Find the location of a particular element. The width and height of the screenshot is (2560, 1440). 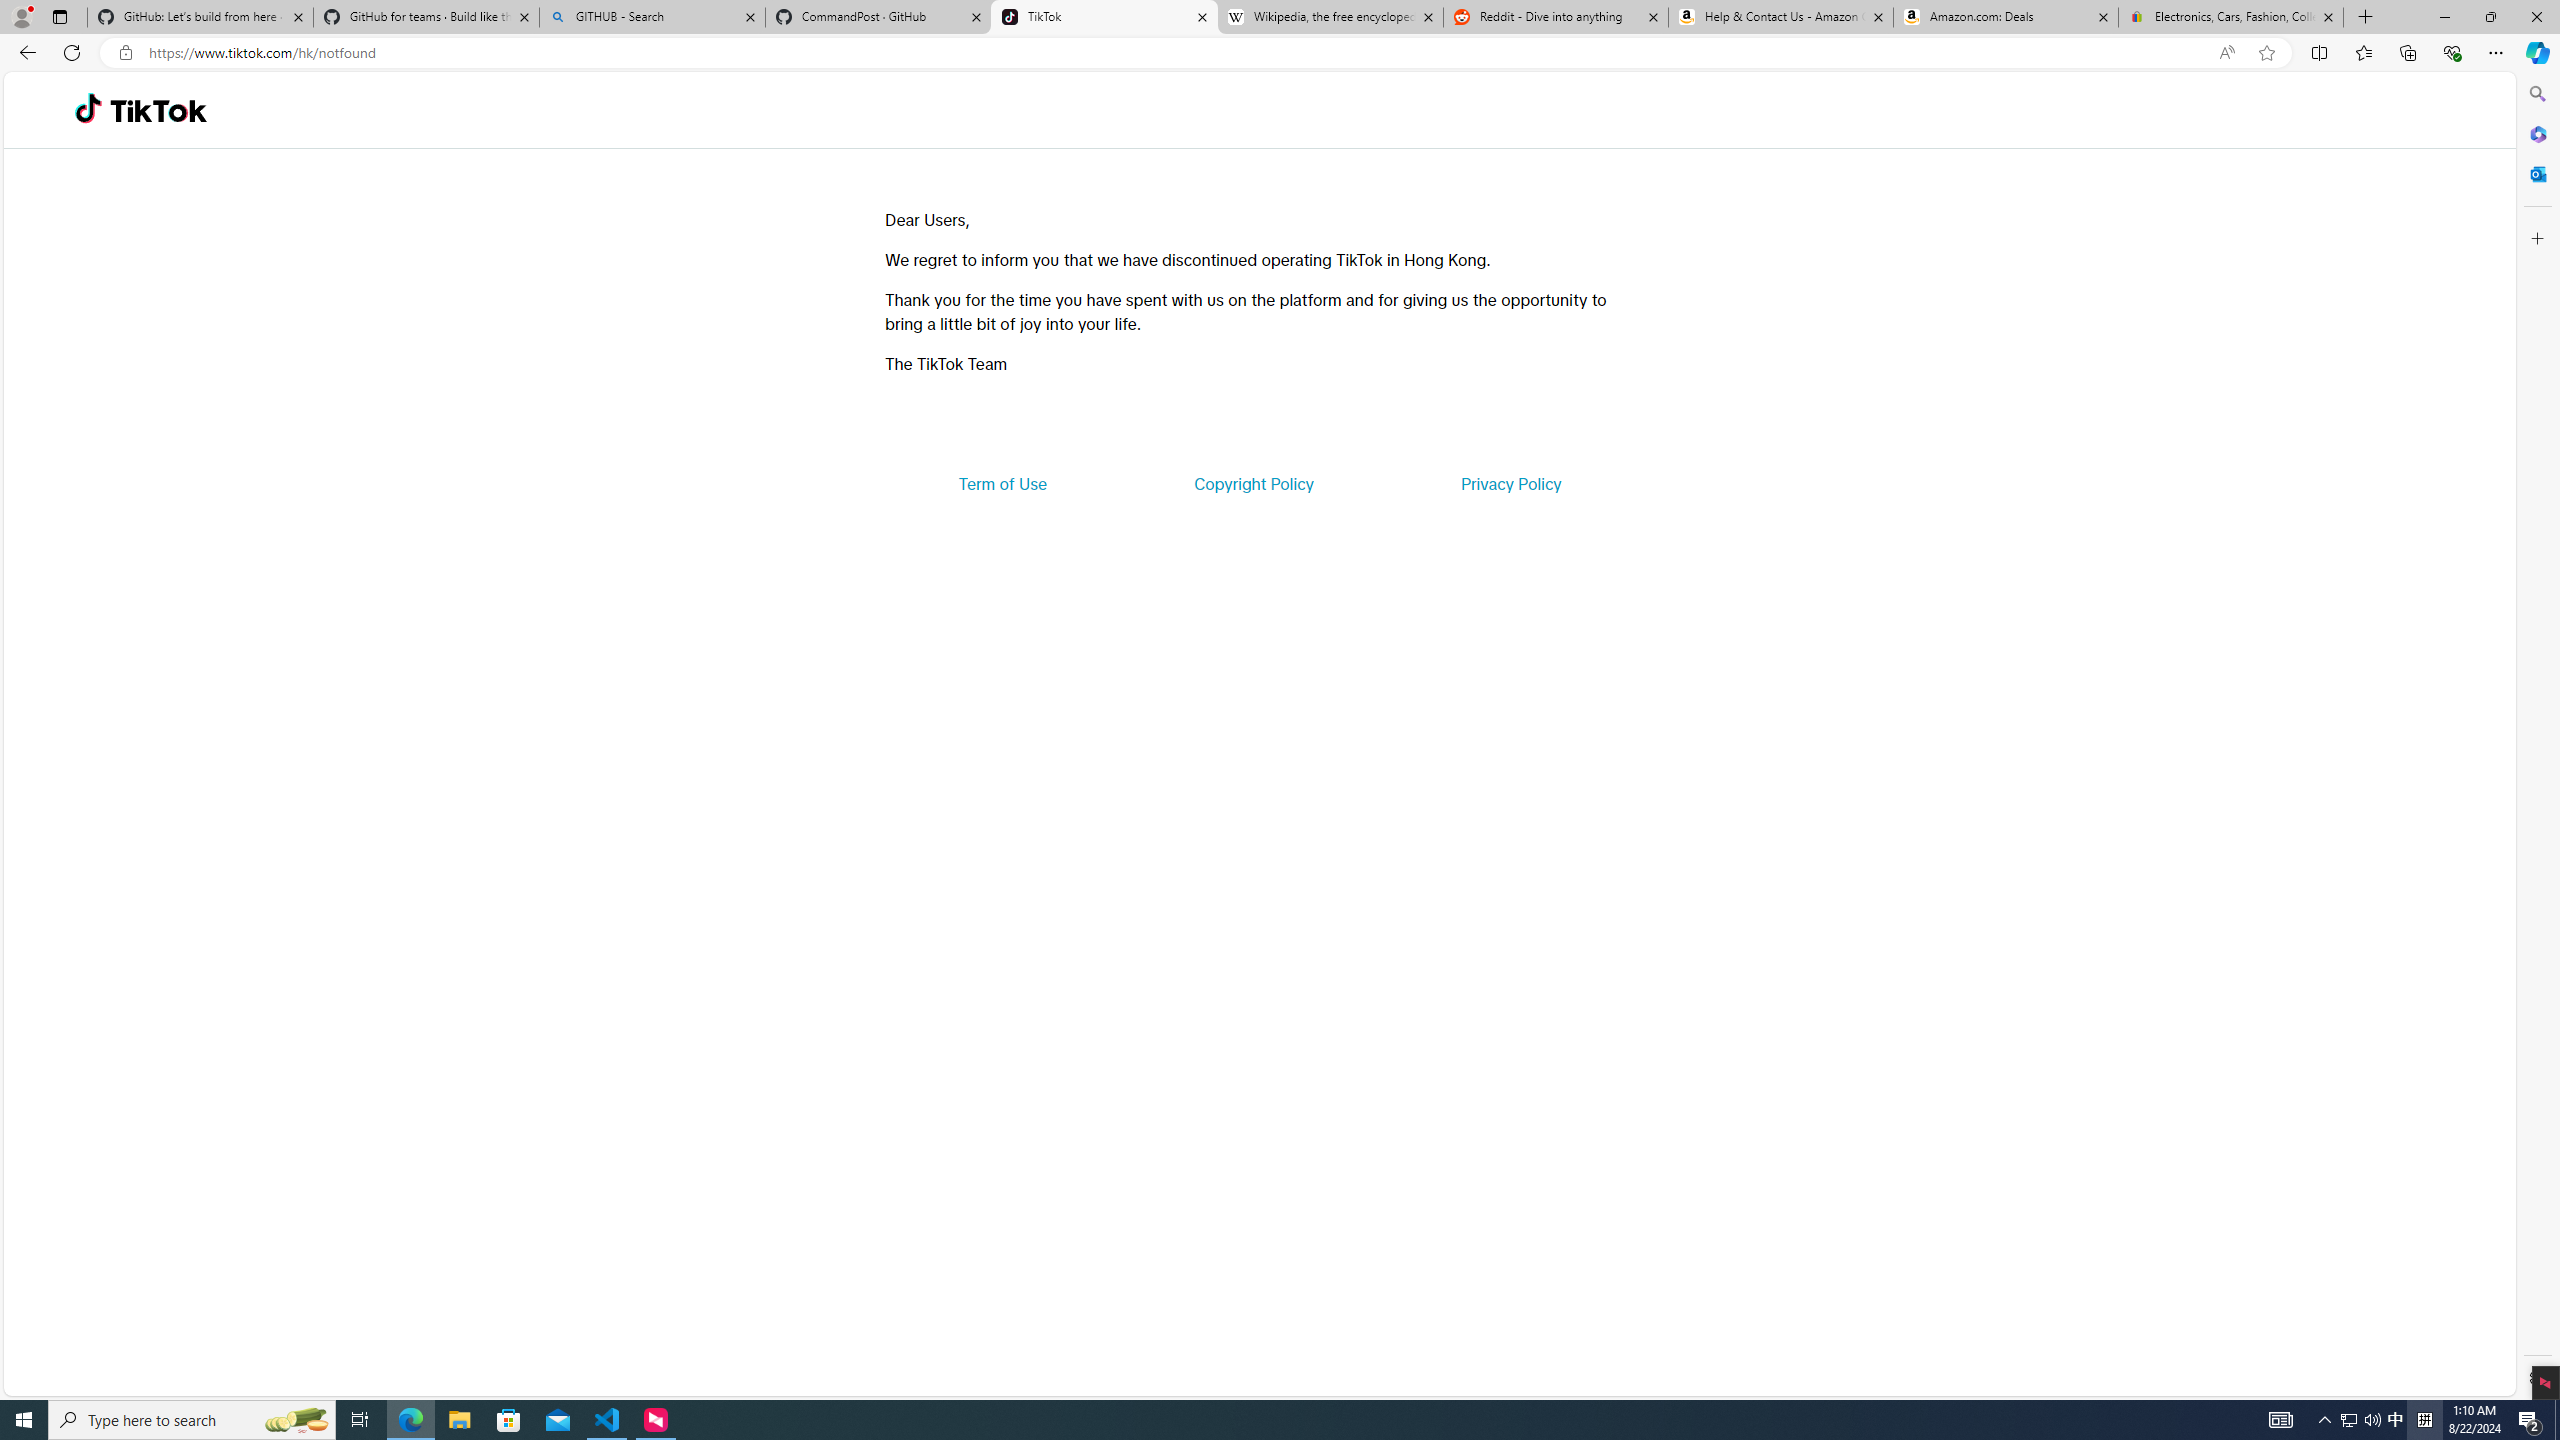

'Copyright Policy' is located at coordinates (1252, 482).